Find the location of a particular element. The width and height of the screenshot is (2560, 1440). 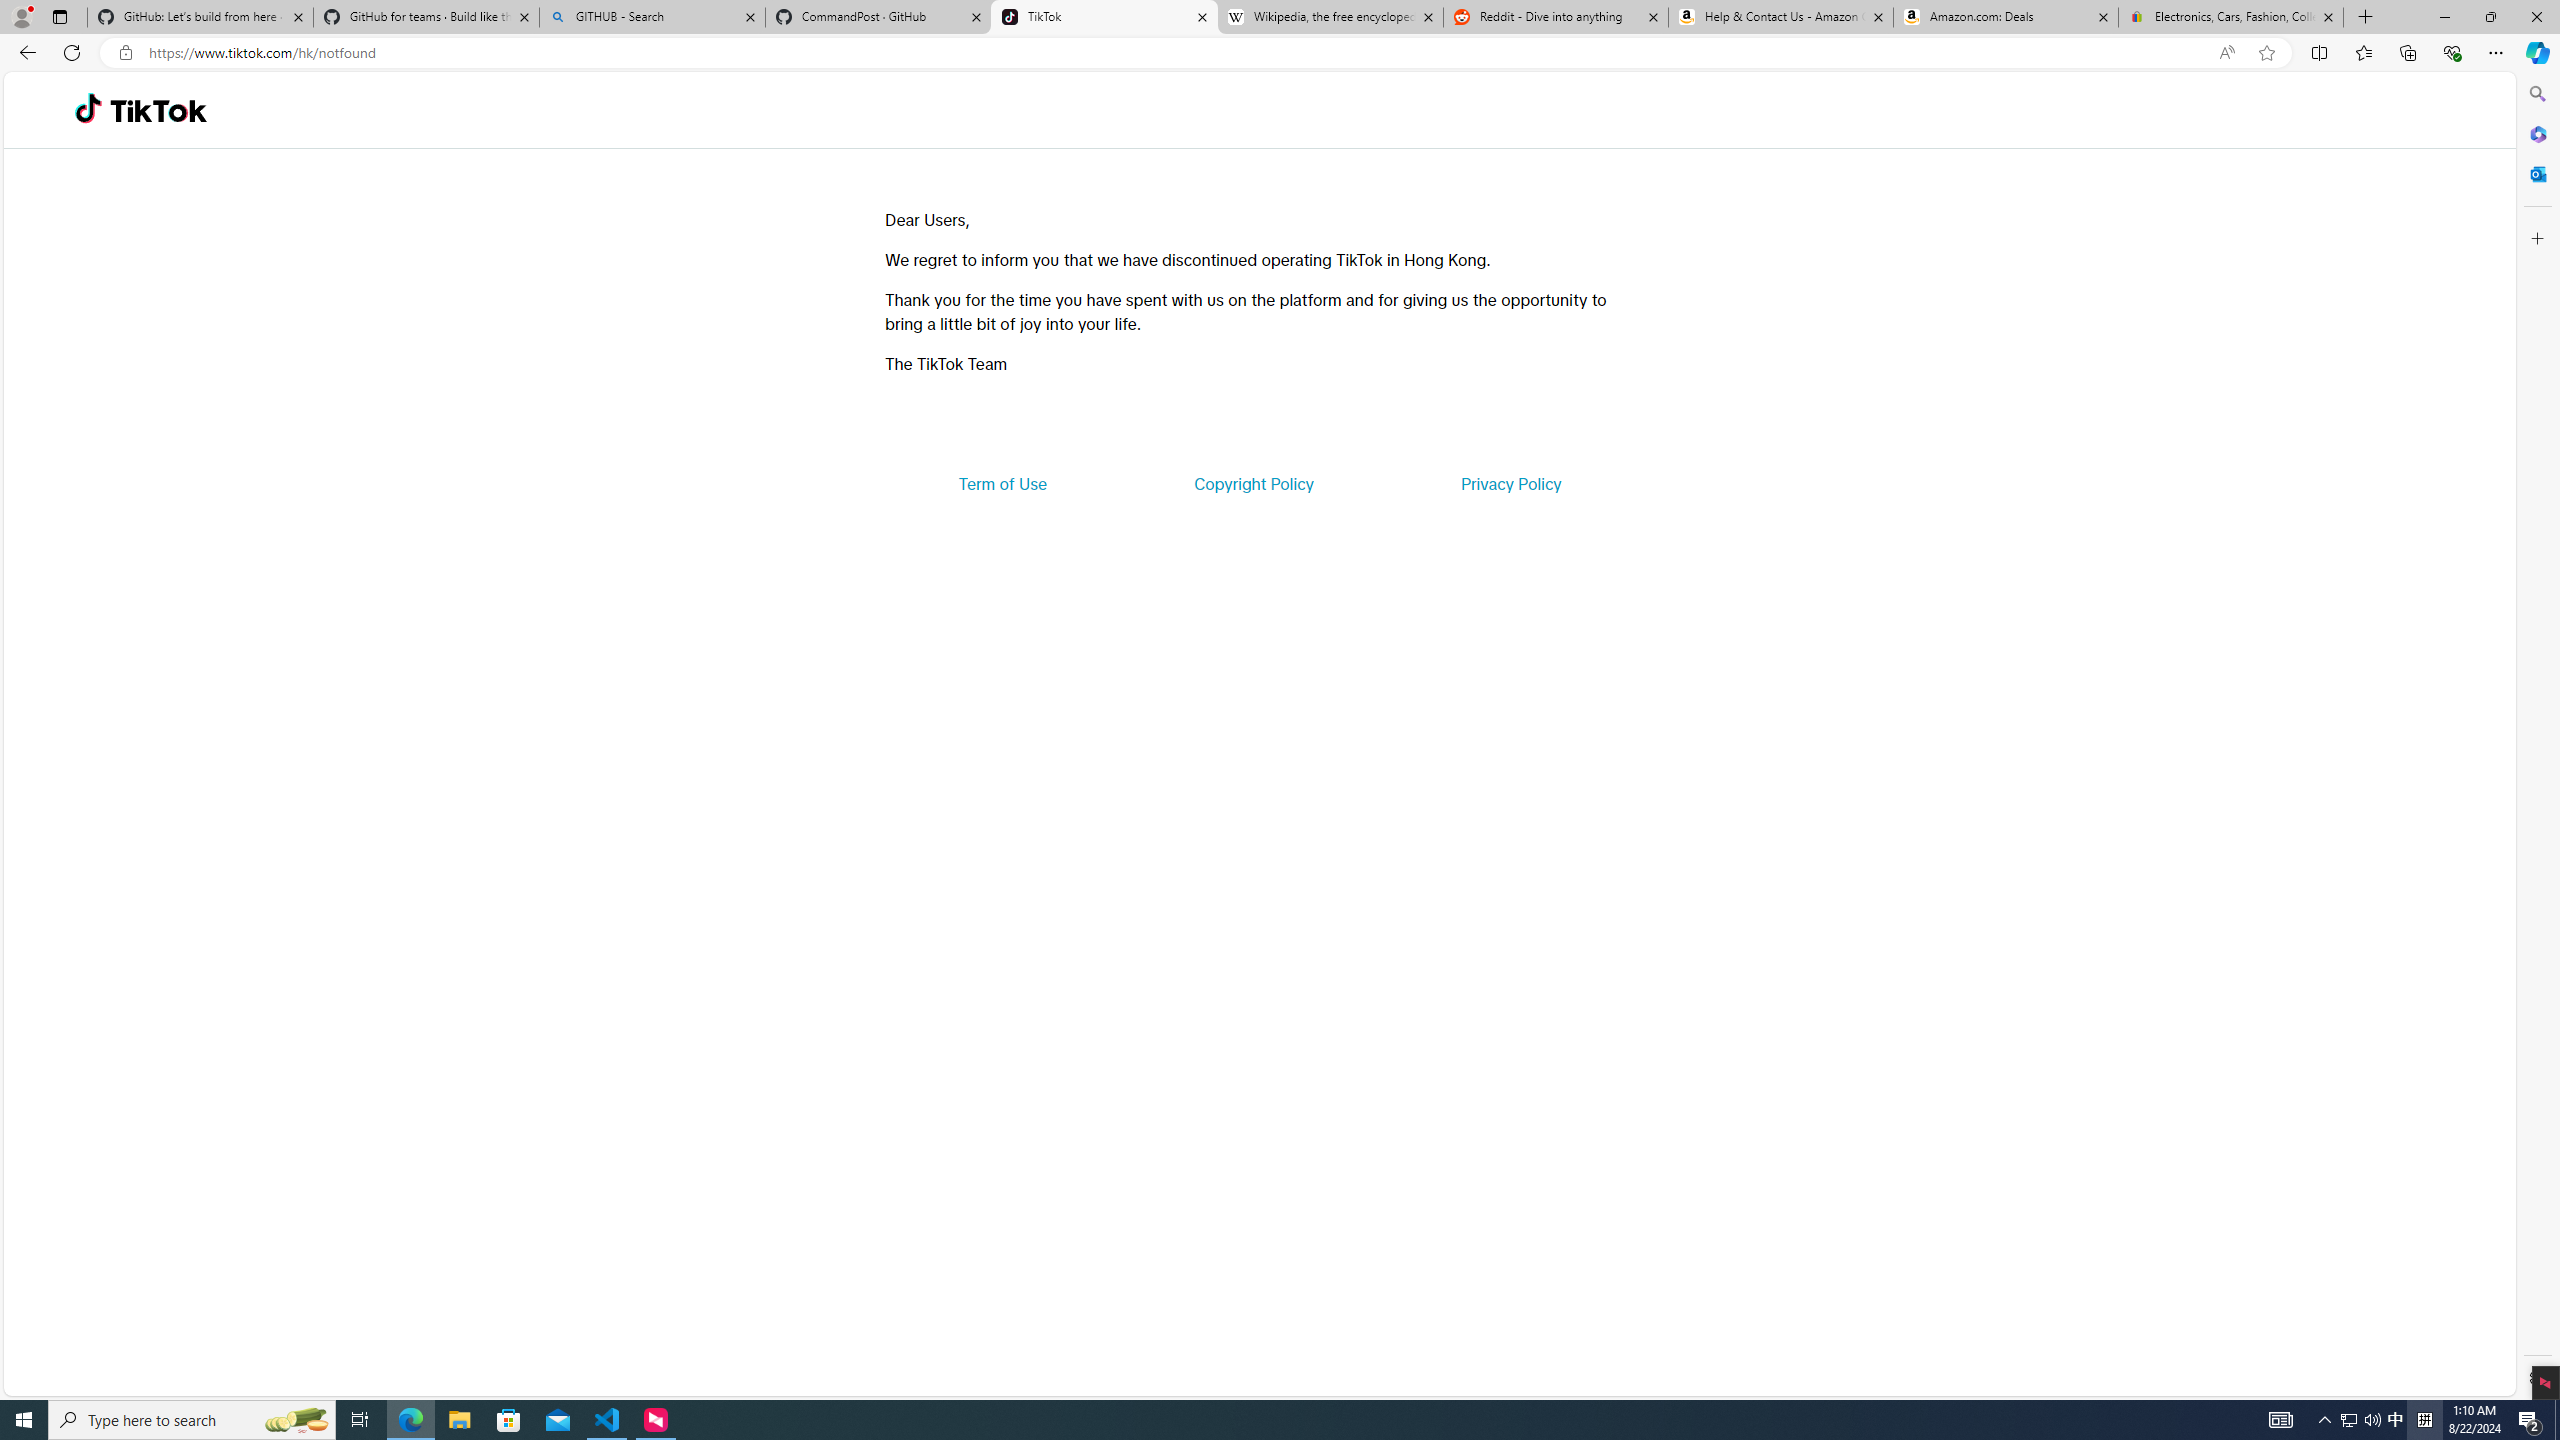

'Copyright Policy' is located at coordinates (1252, 482).